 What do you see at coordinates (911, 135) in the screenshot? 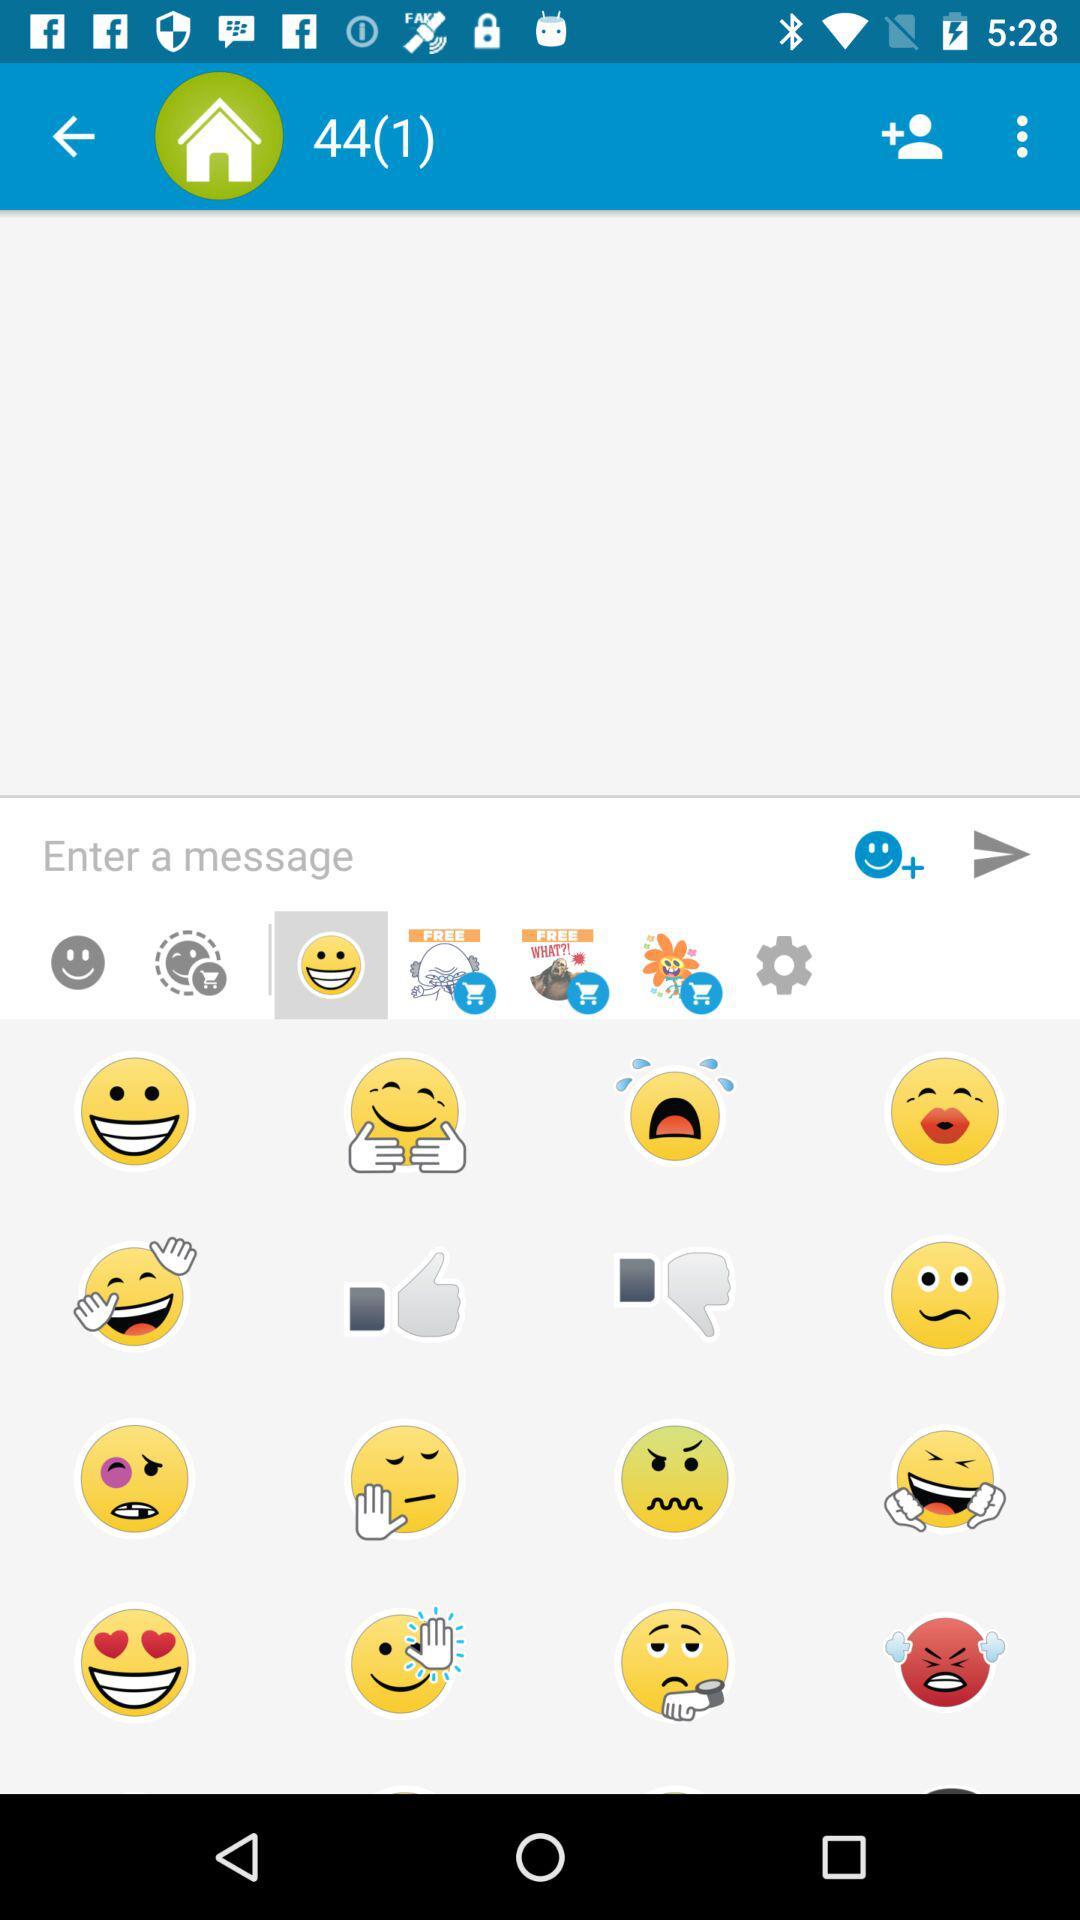
I see `the item next to the (1) icon` at bounding box center [911, 135].